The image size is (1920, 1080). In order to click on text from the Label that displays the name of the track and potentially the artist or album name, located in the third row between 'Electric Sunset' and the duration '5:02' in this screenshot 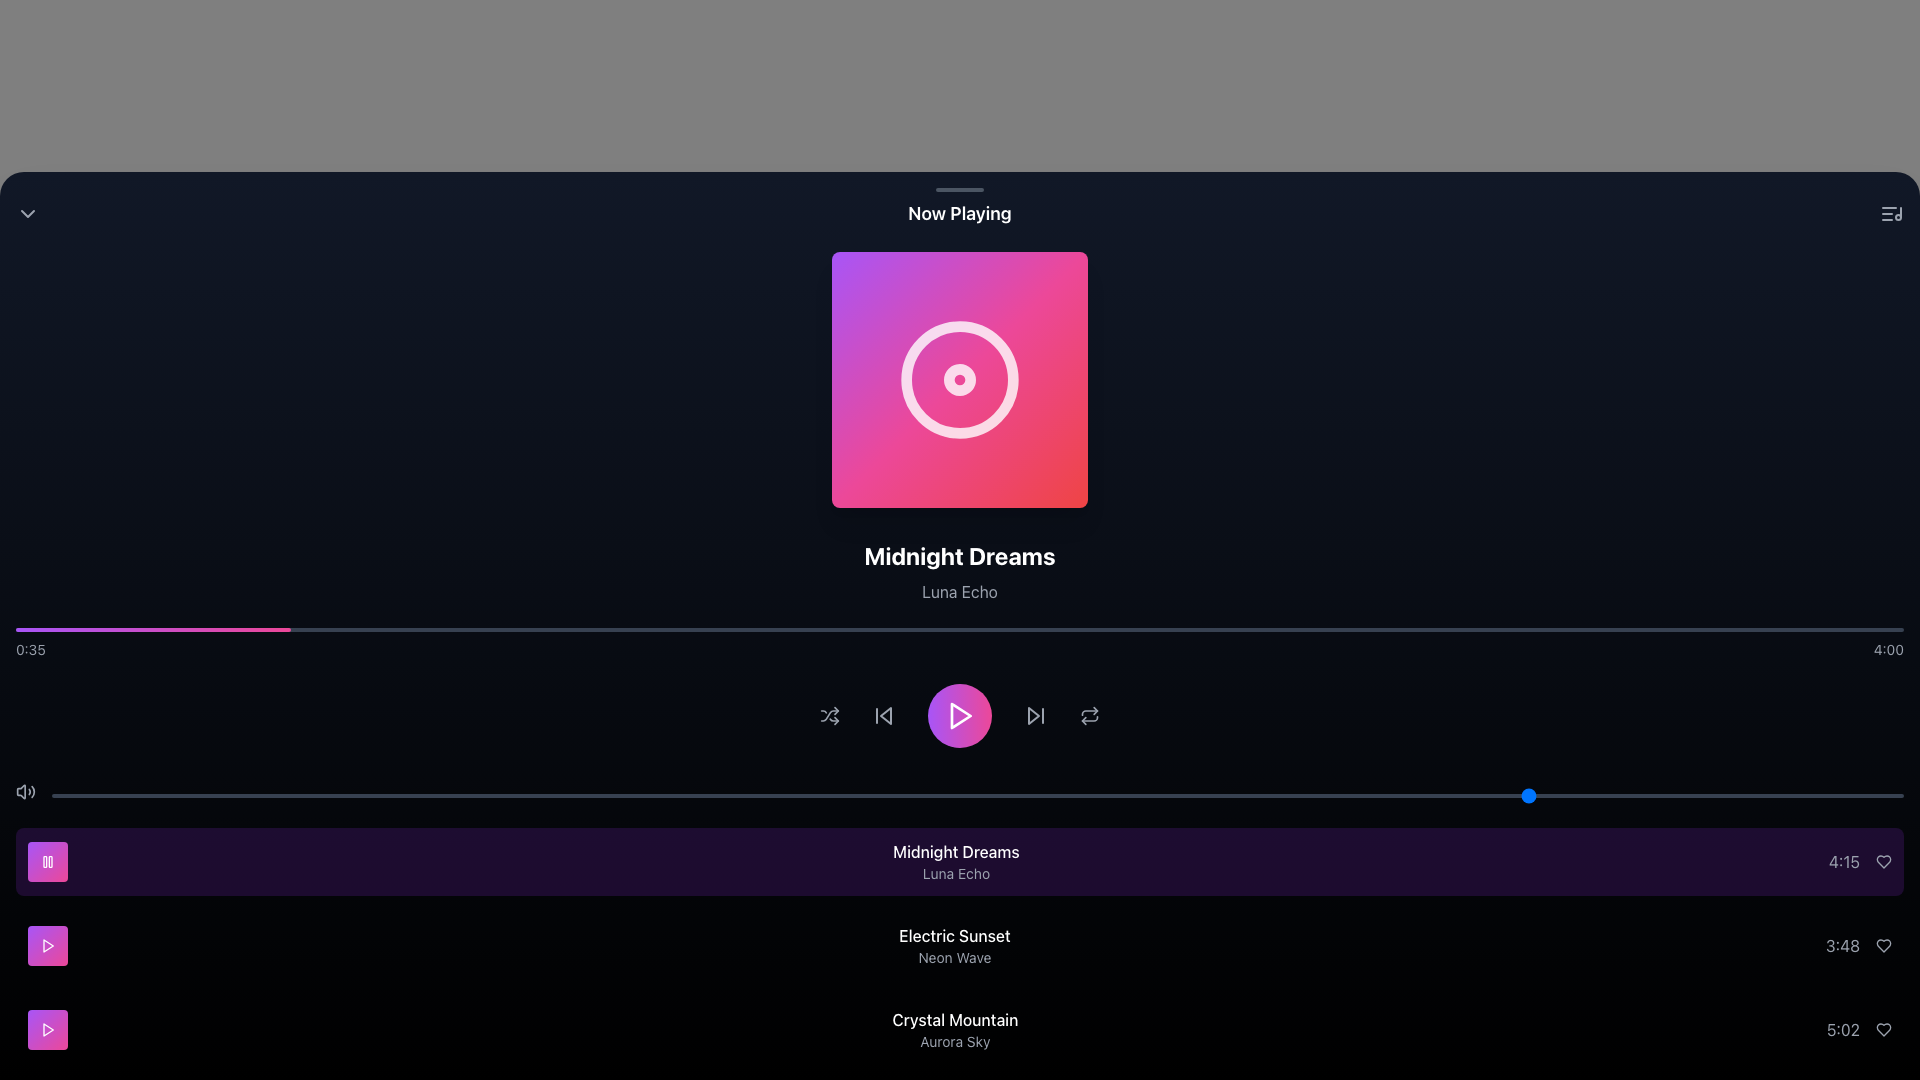, I will do `click(954, 1029)`.